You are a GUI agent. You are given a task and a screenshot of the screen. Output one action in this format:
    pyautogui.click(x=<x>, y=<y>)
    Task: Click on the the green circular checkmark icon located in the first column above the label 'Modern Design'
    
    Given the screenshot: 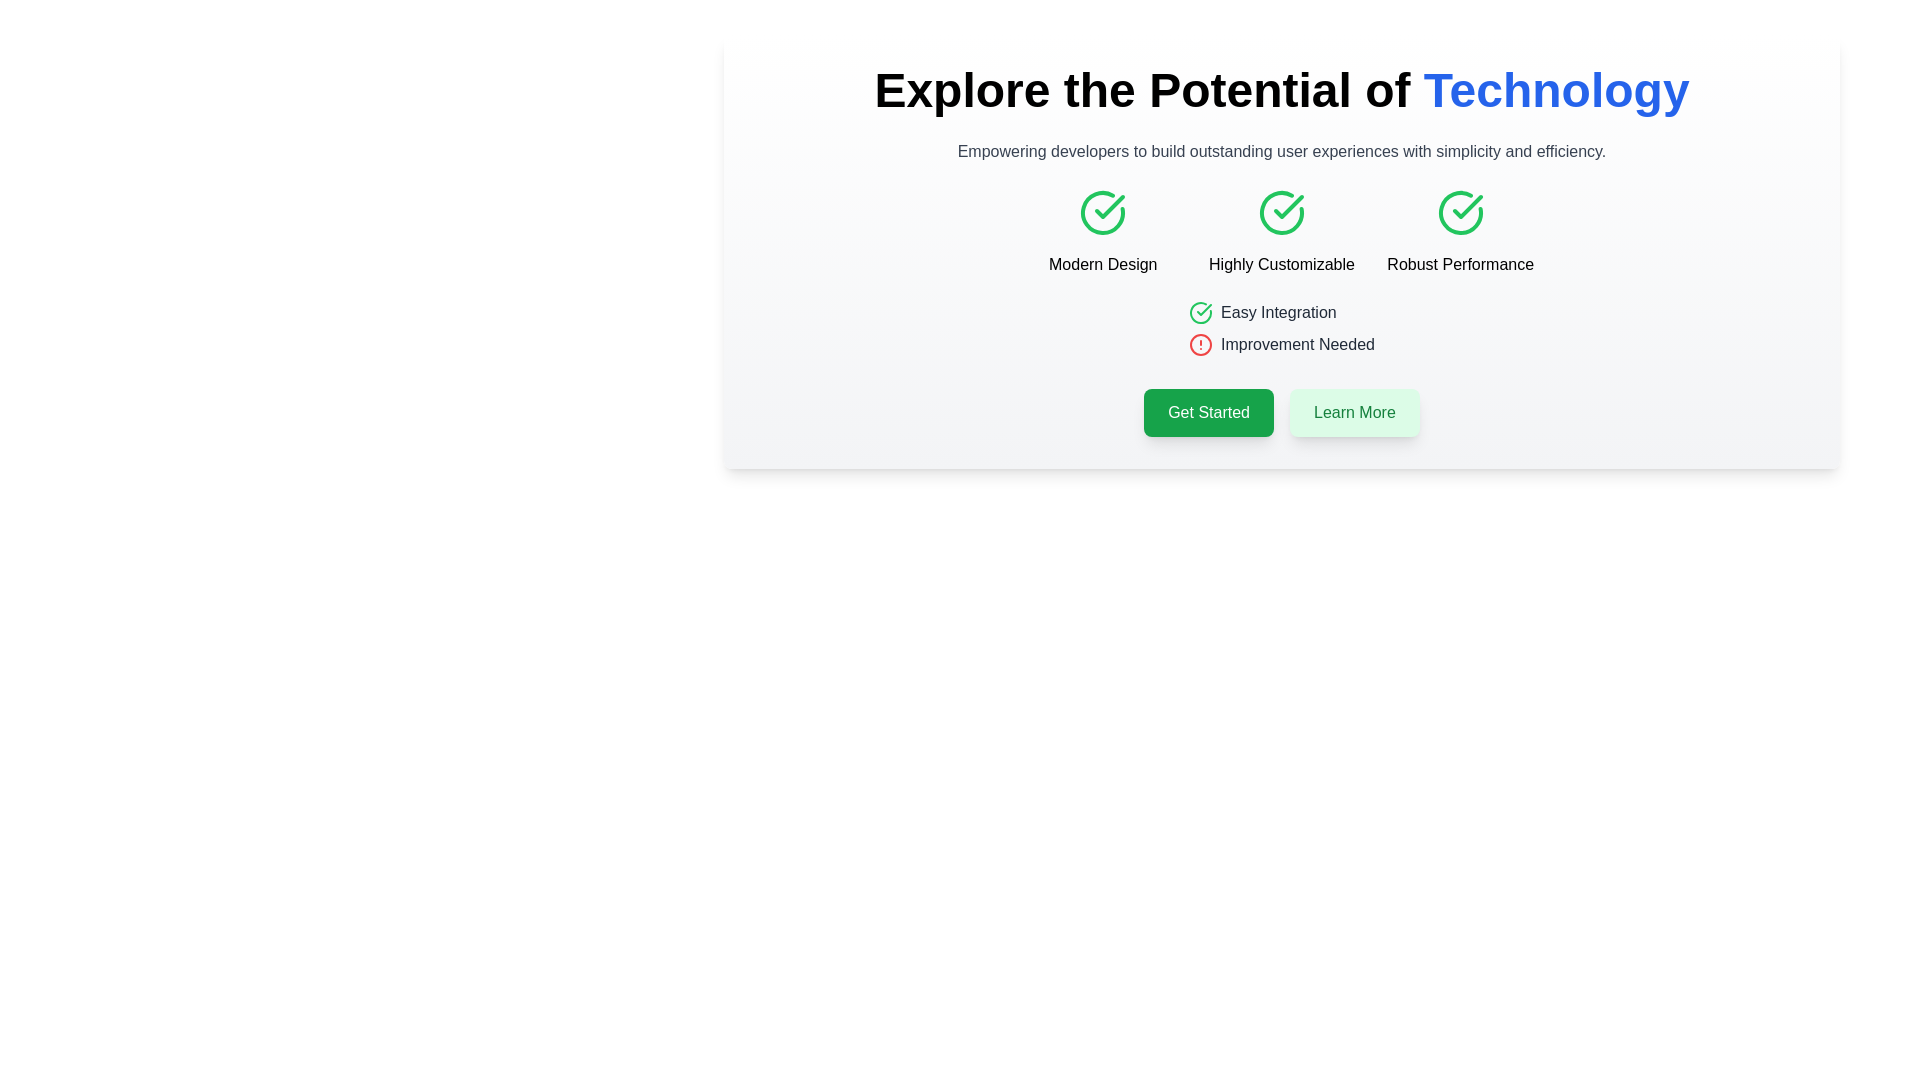 What is the action you would take?
    pyautogui.click(x=1102, y=212)
    